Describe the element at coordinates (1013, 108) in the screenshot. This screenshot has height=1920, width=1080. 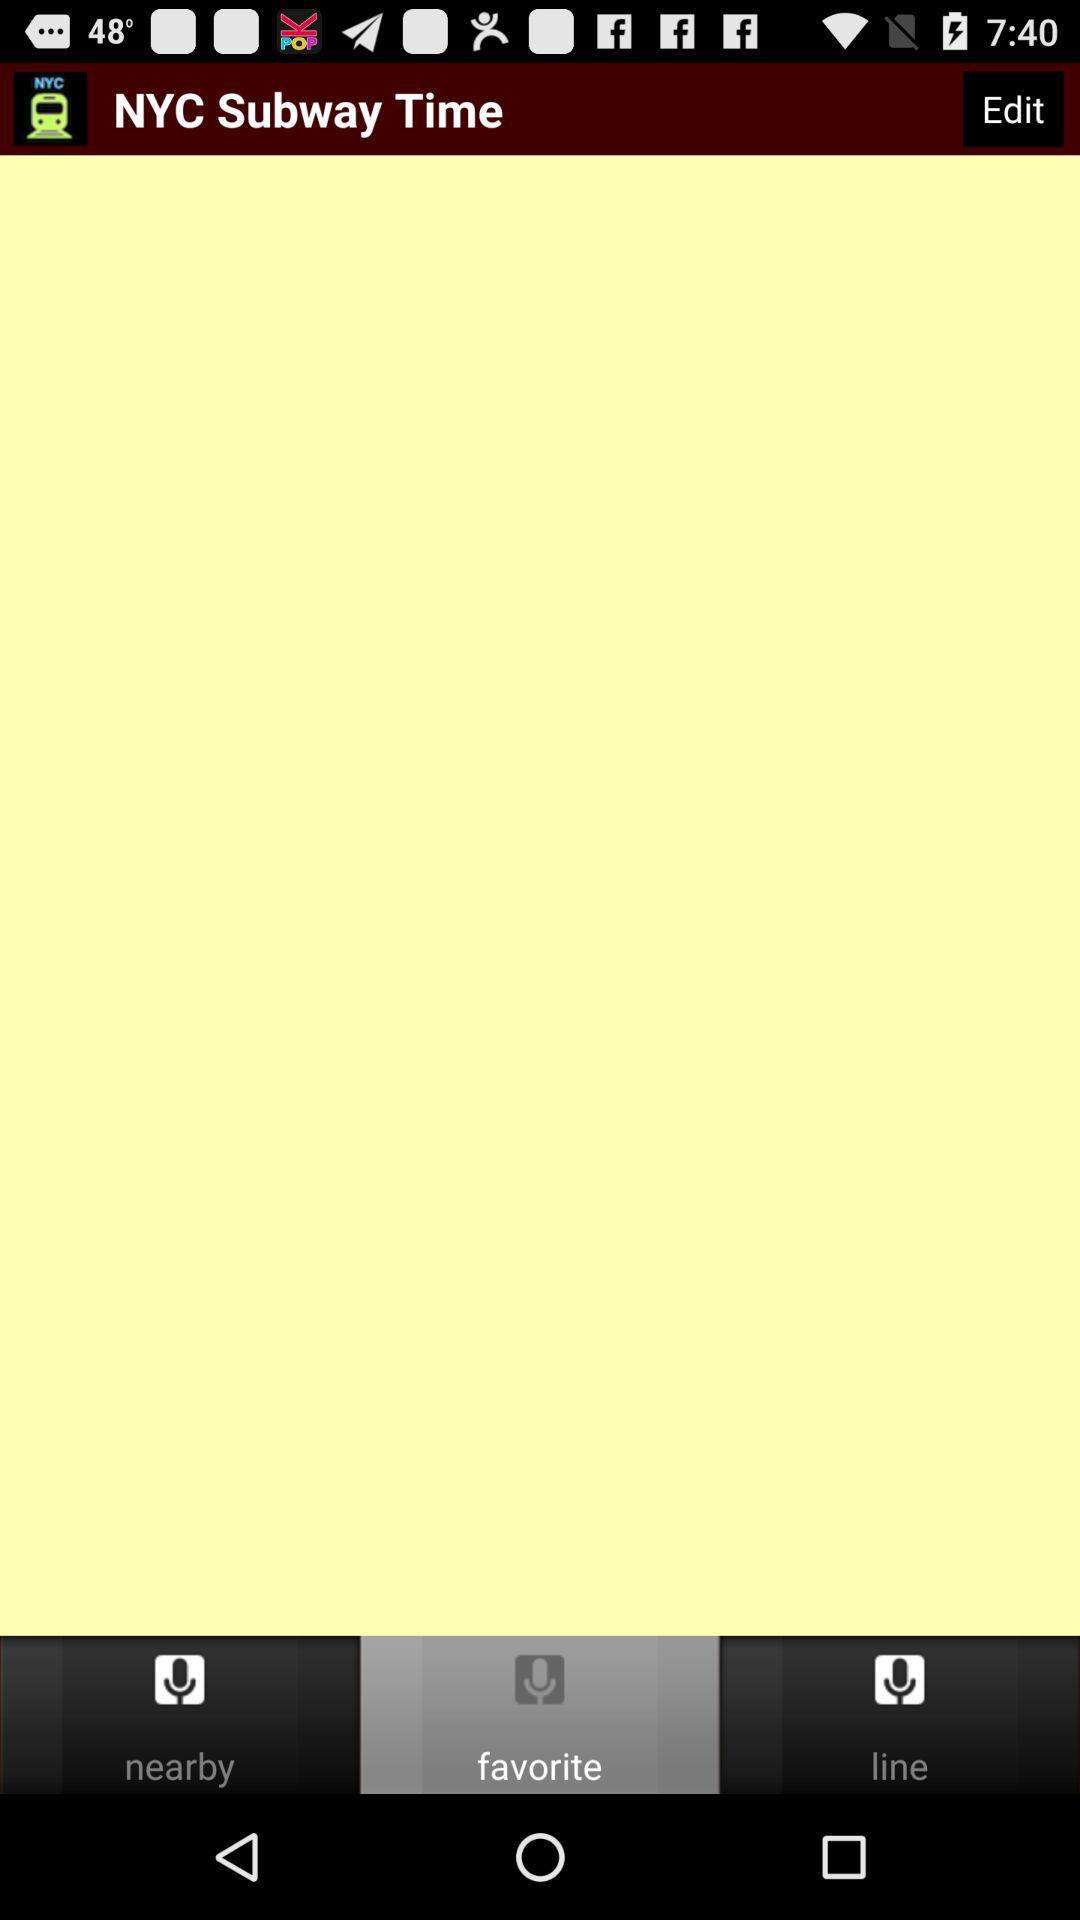
I see `the edit button` at that location.